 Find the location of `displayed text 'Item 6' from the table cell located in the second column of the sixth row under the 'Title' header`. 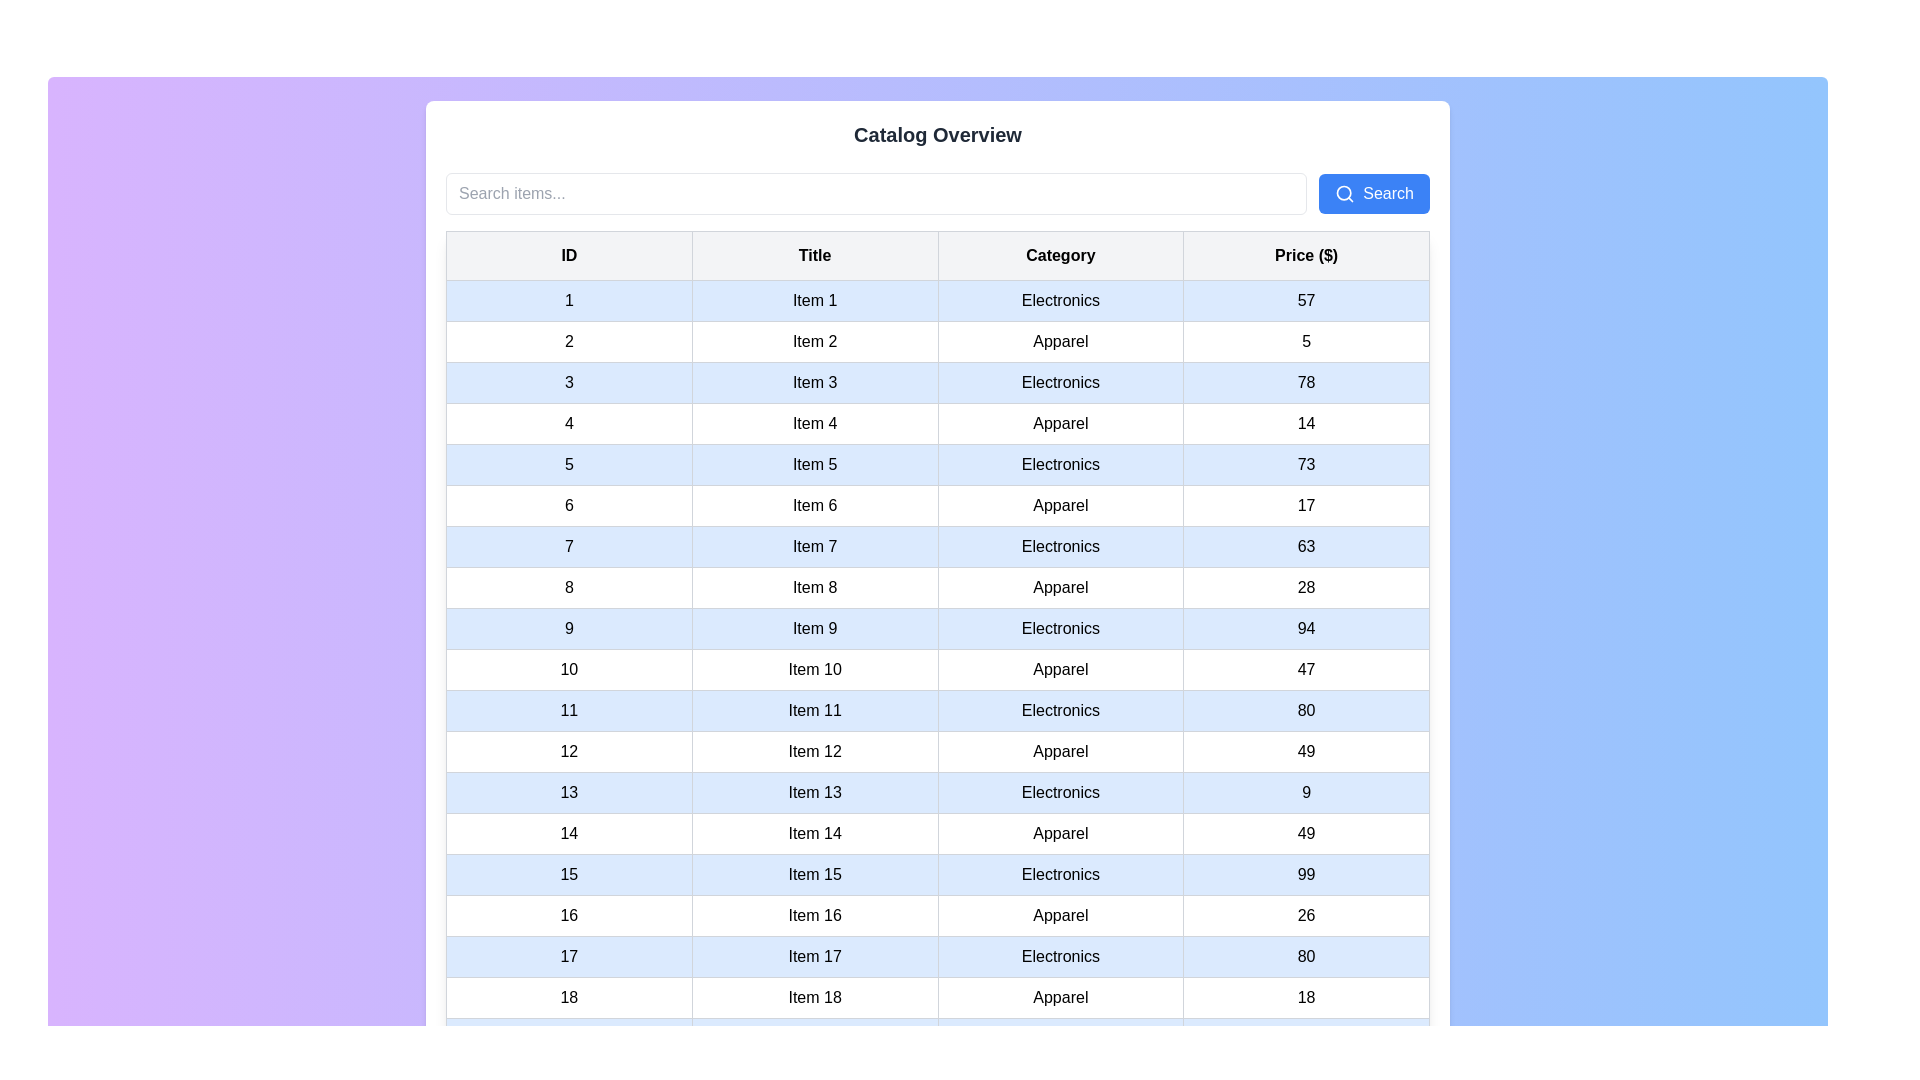

displayed text 'Item 6' from the table cell located in the second column of the sixth row under the 'Title' header is located at coordinates (815, 504).